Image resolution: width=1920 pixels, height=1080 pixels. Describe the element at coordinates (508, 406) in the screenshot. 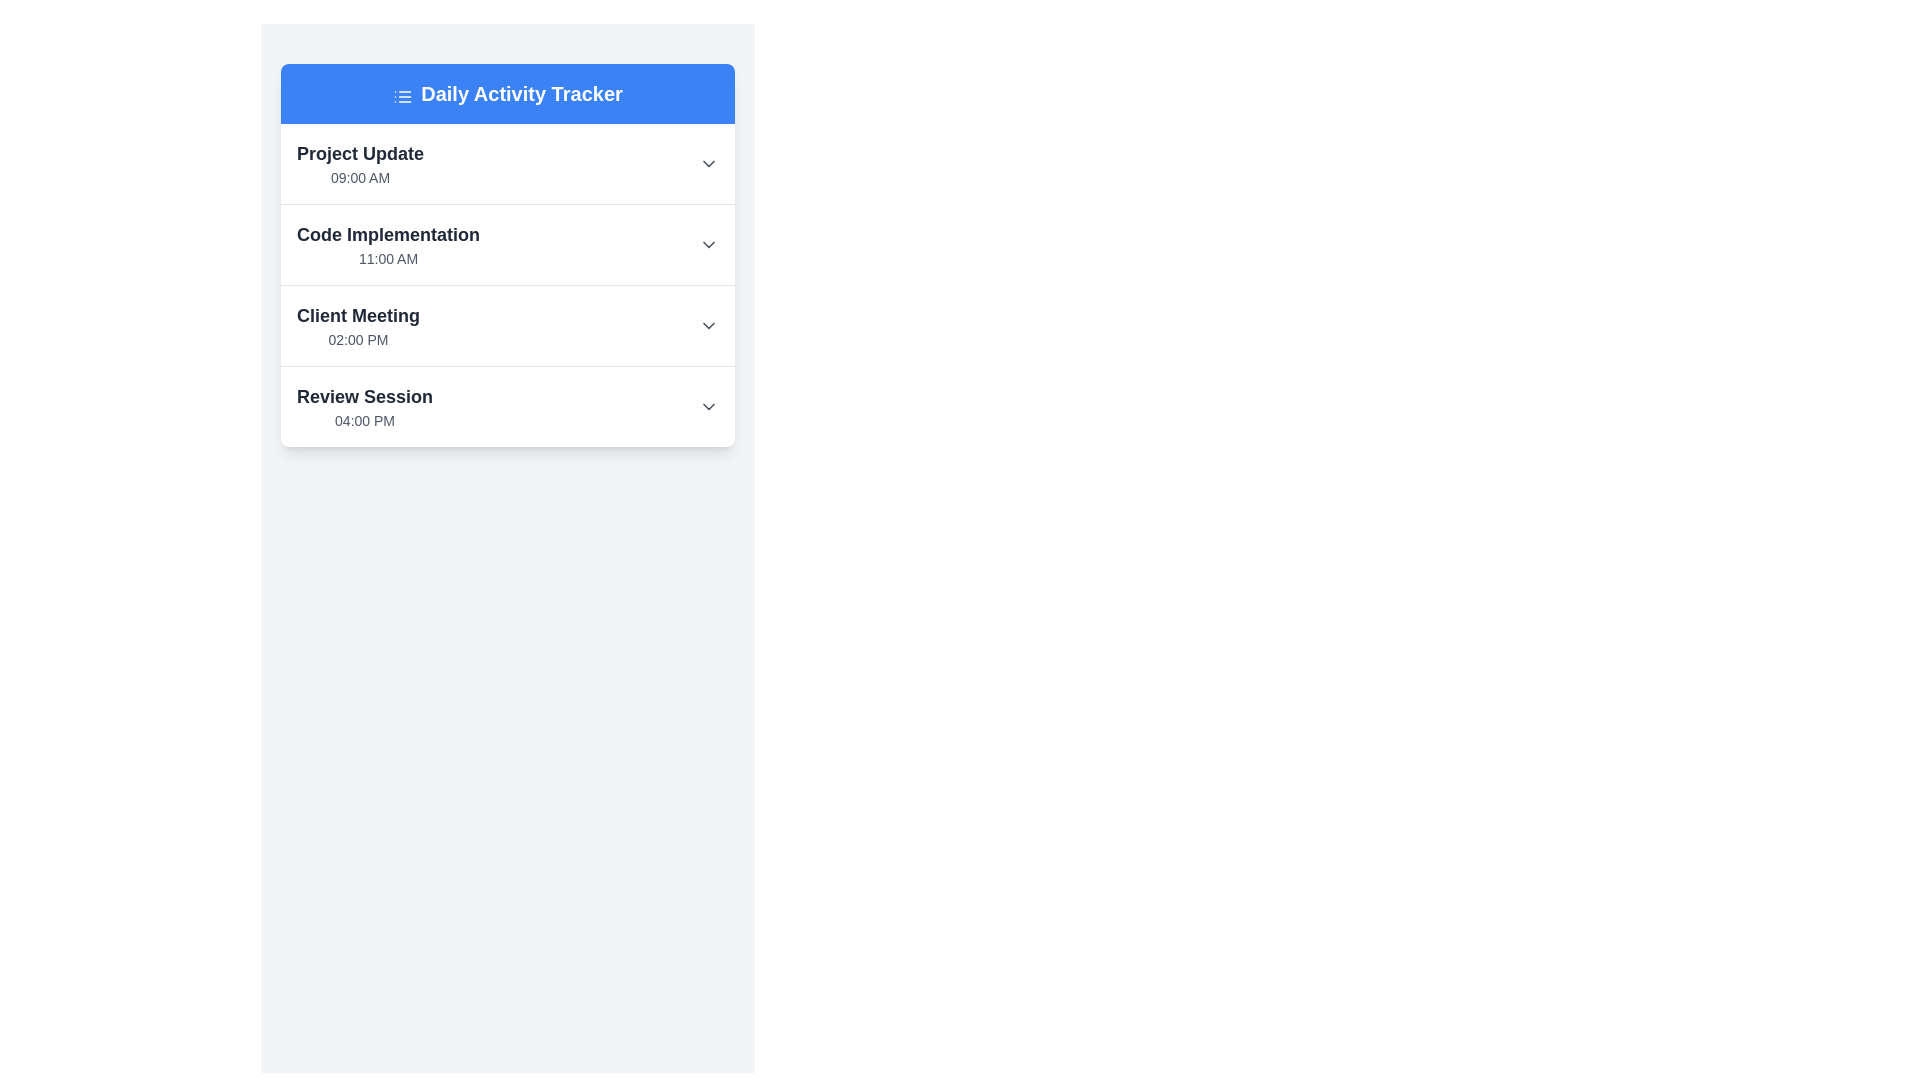

I see `the fourth entry in the 'Daily Activity Tracker' list, which represents a scheduled activity with a title and time` at that location.